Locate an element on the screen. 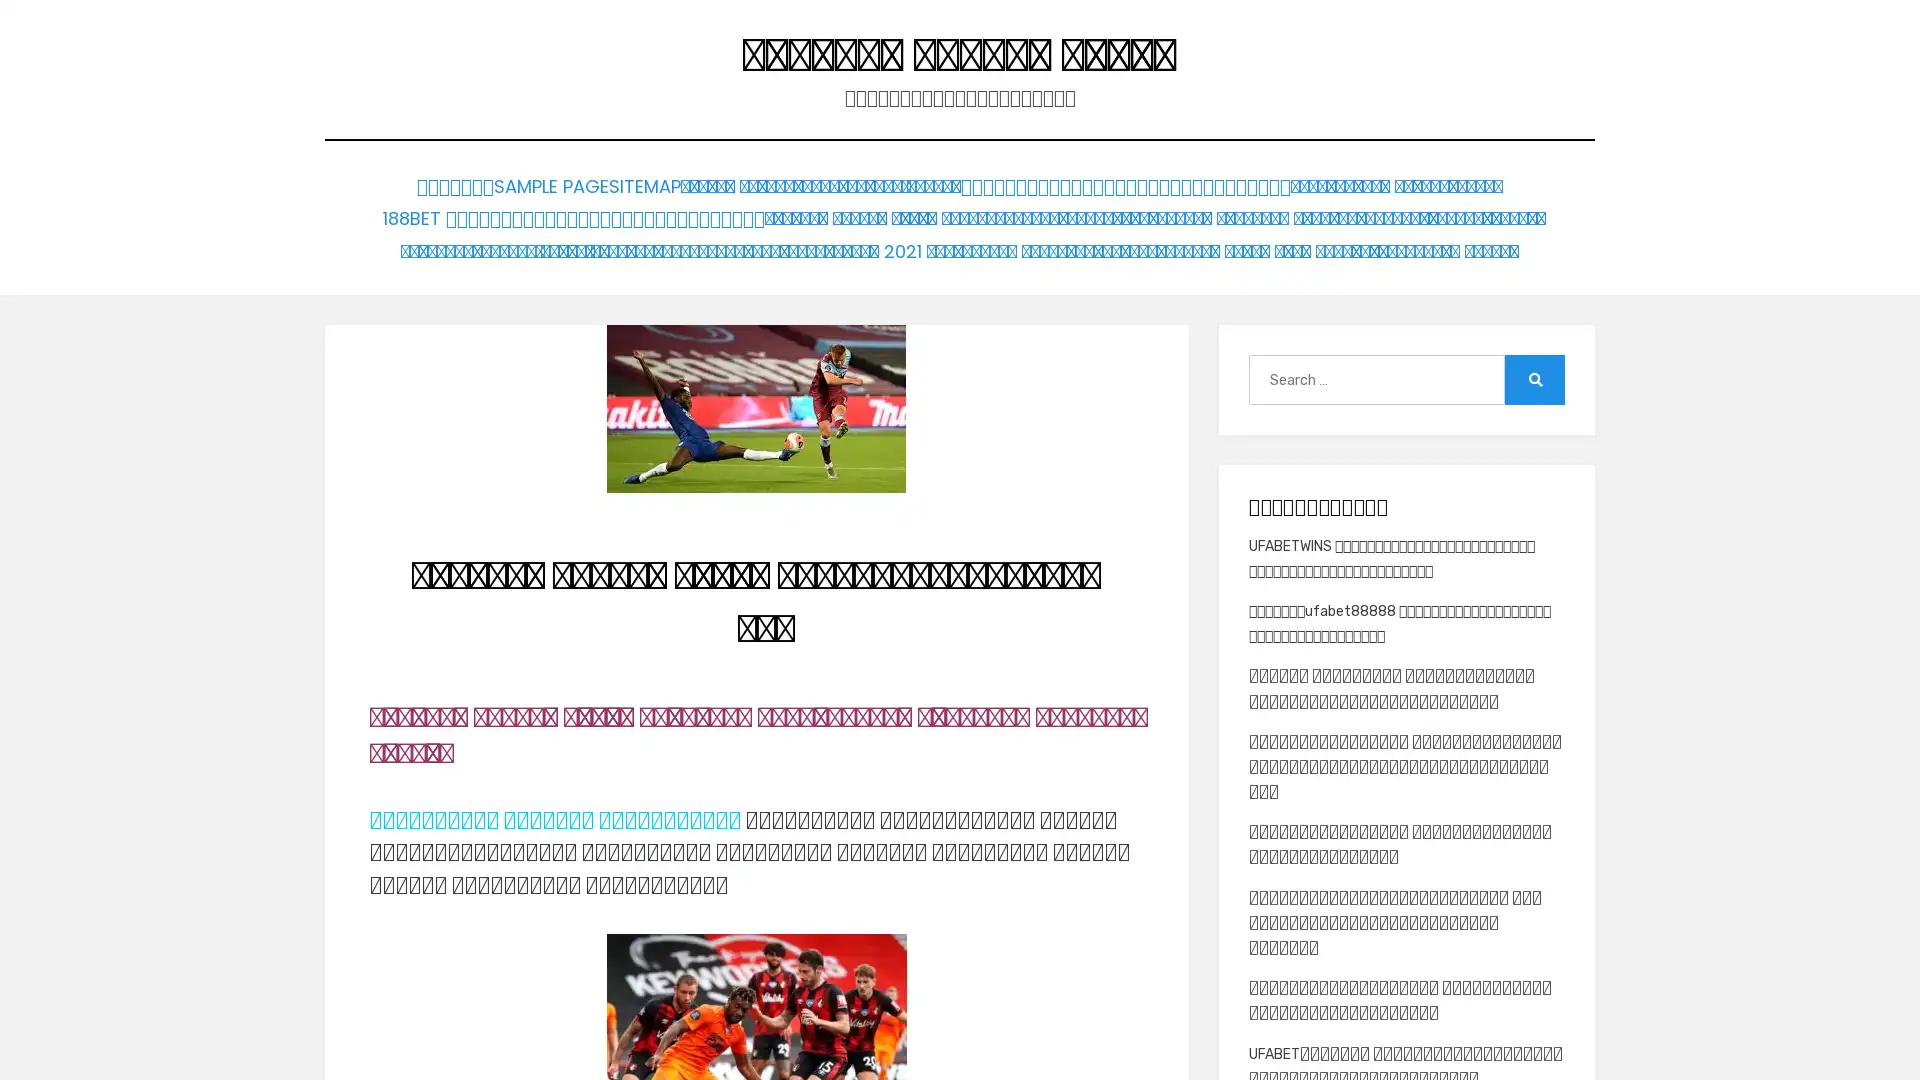  Search is located at coordinates (1534, 352).